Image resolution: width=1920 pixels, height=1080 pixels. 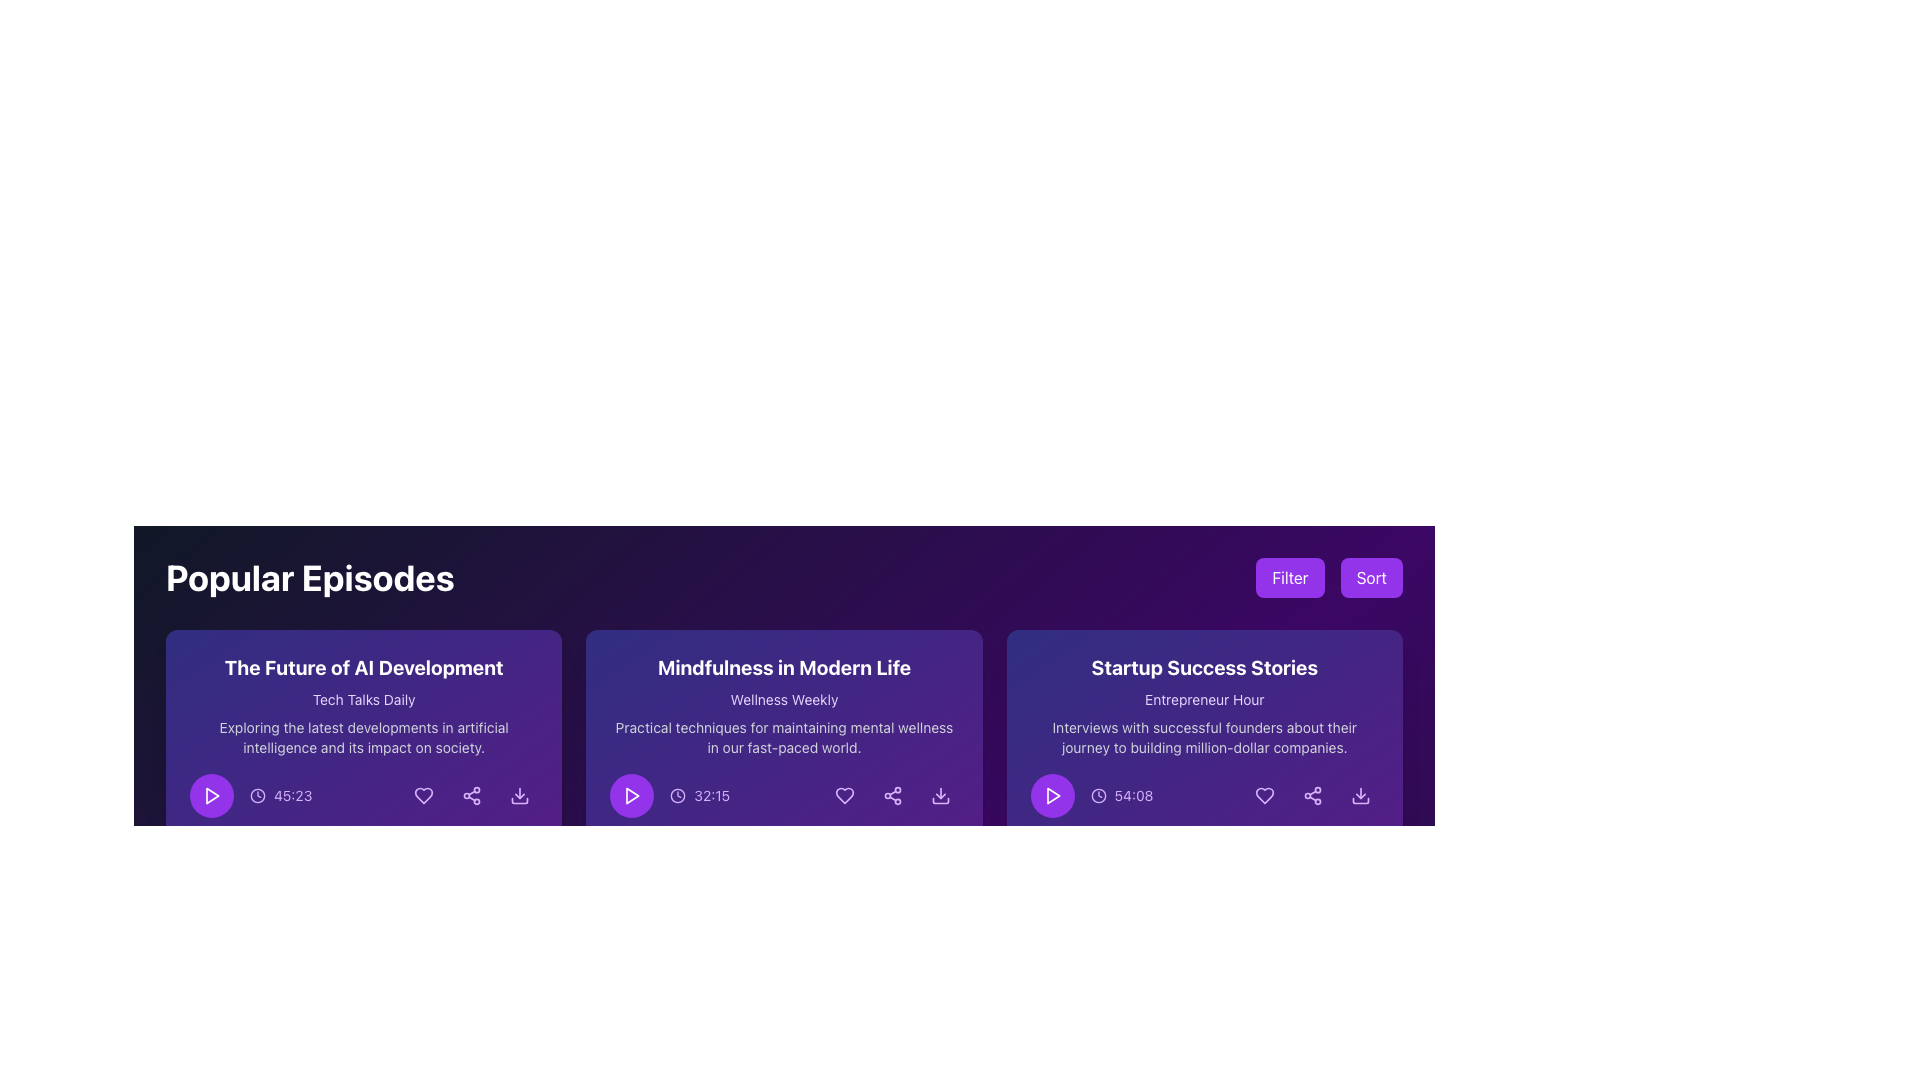 I want to click on the share icon located at the bottom right of the 'Mindfulness in Modern Life' content card in the 'Popular Episodes' section to share the associated content, so click(x=891, y=794).